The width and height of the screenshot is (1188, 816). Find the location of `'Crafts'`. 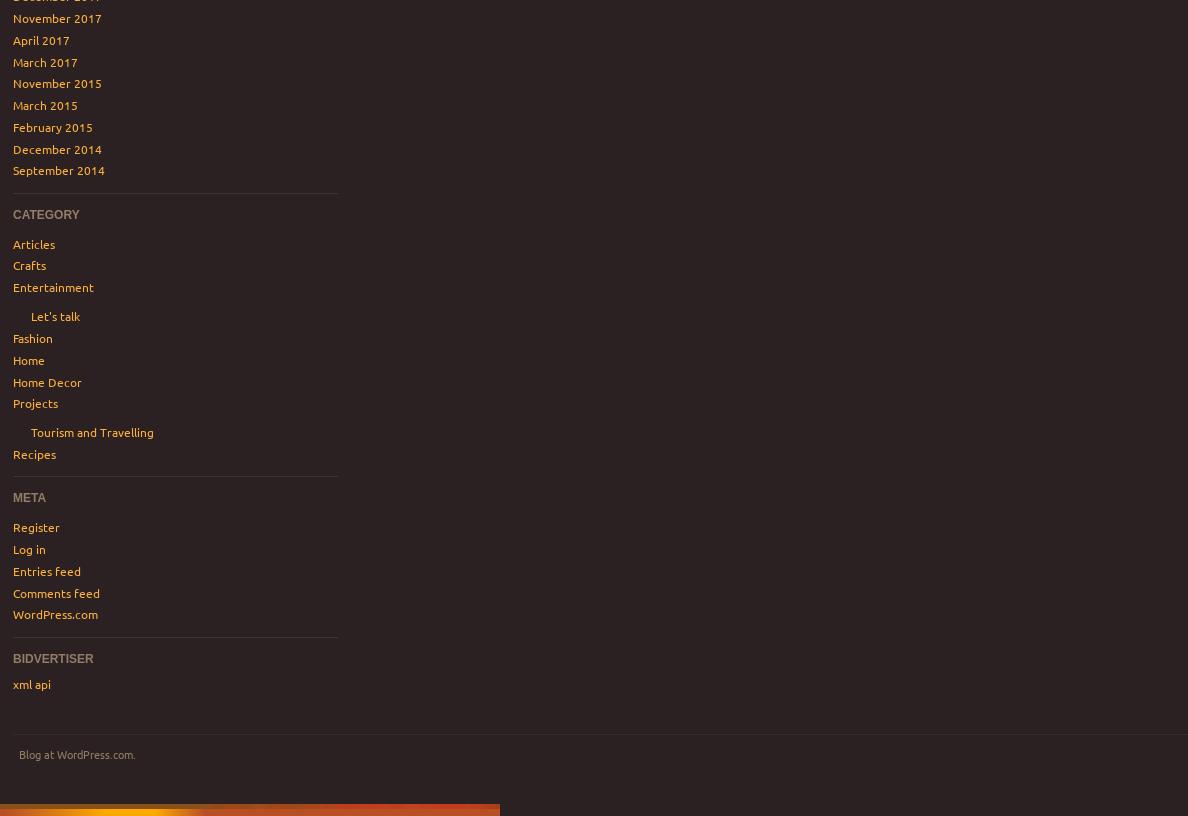

'Crafts' is located at coordinates (11, 264).